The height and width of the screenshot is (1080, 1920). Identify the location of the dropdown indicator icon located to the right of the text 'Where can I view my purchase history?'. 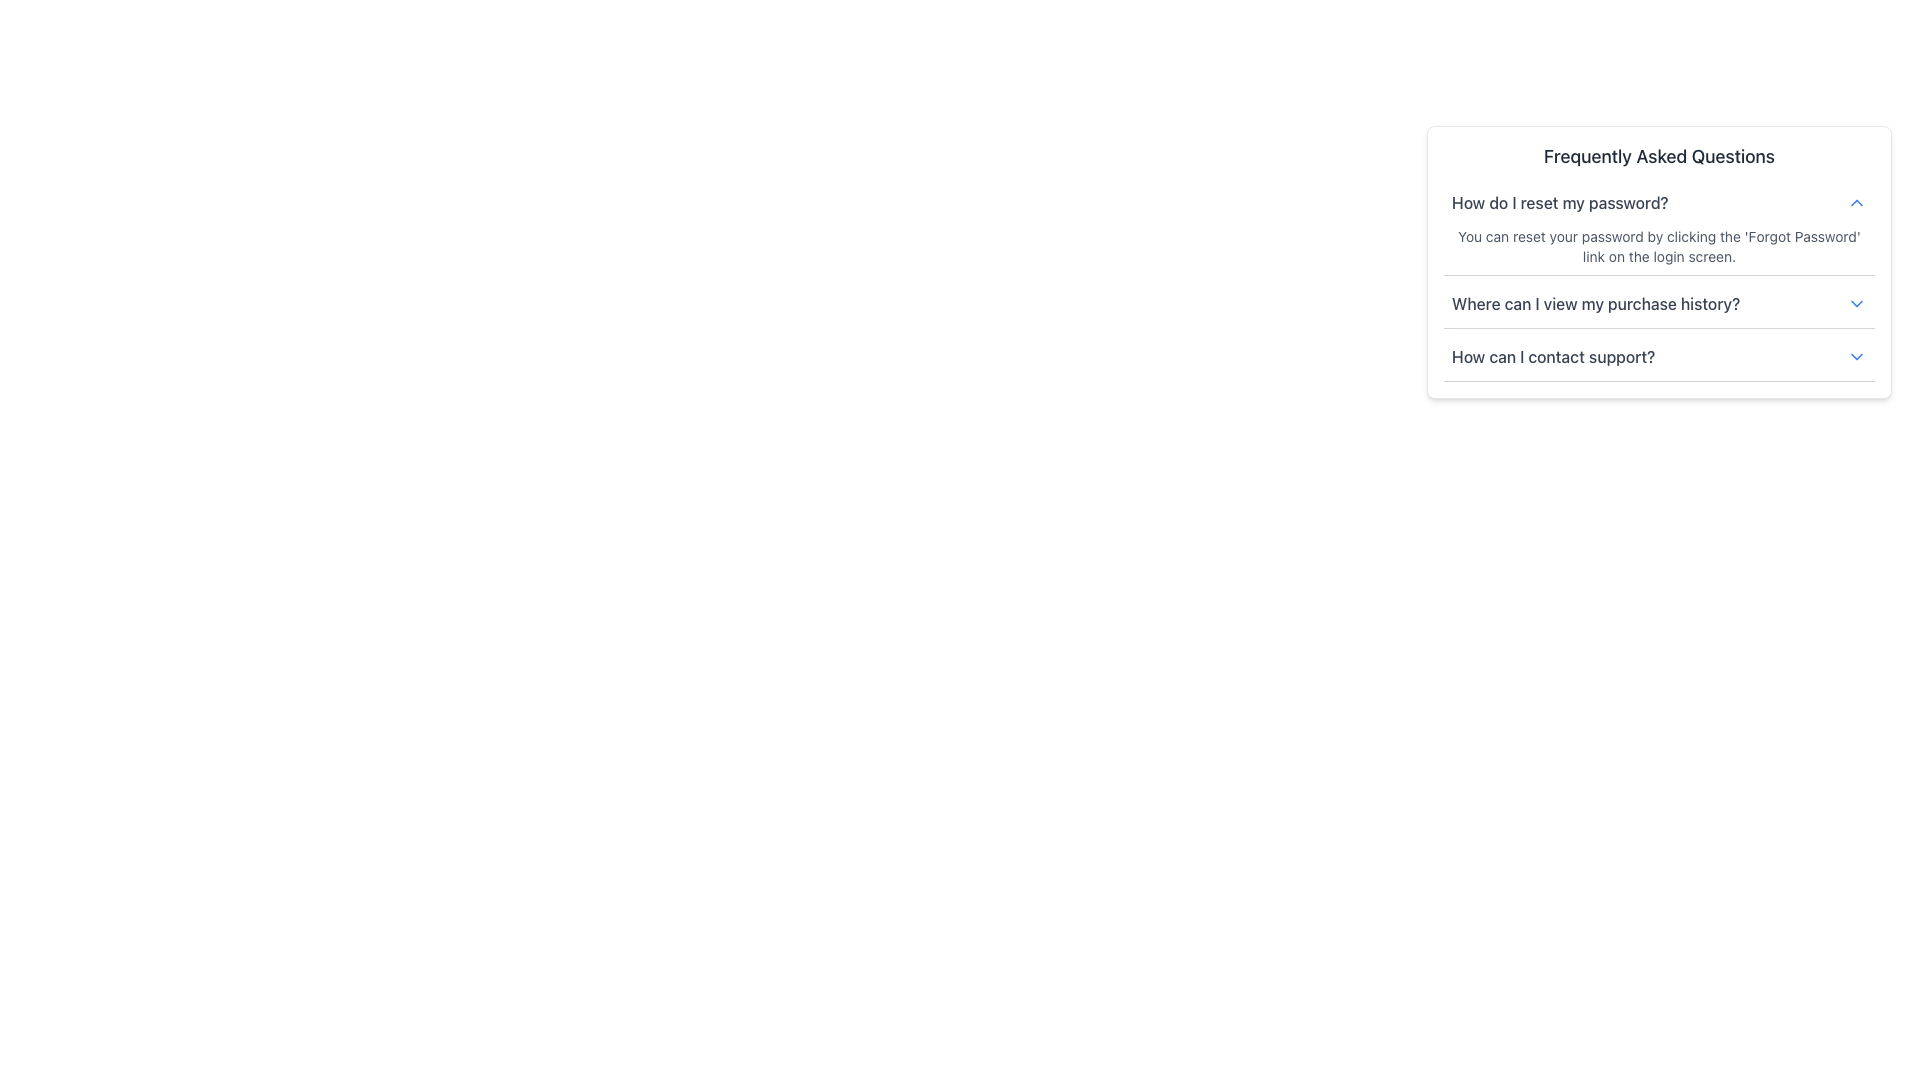
(1856, 304).